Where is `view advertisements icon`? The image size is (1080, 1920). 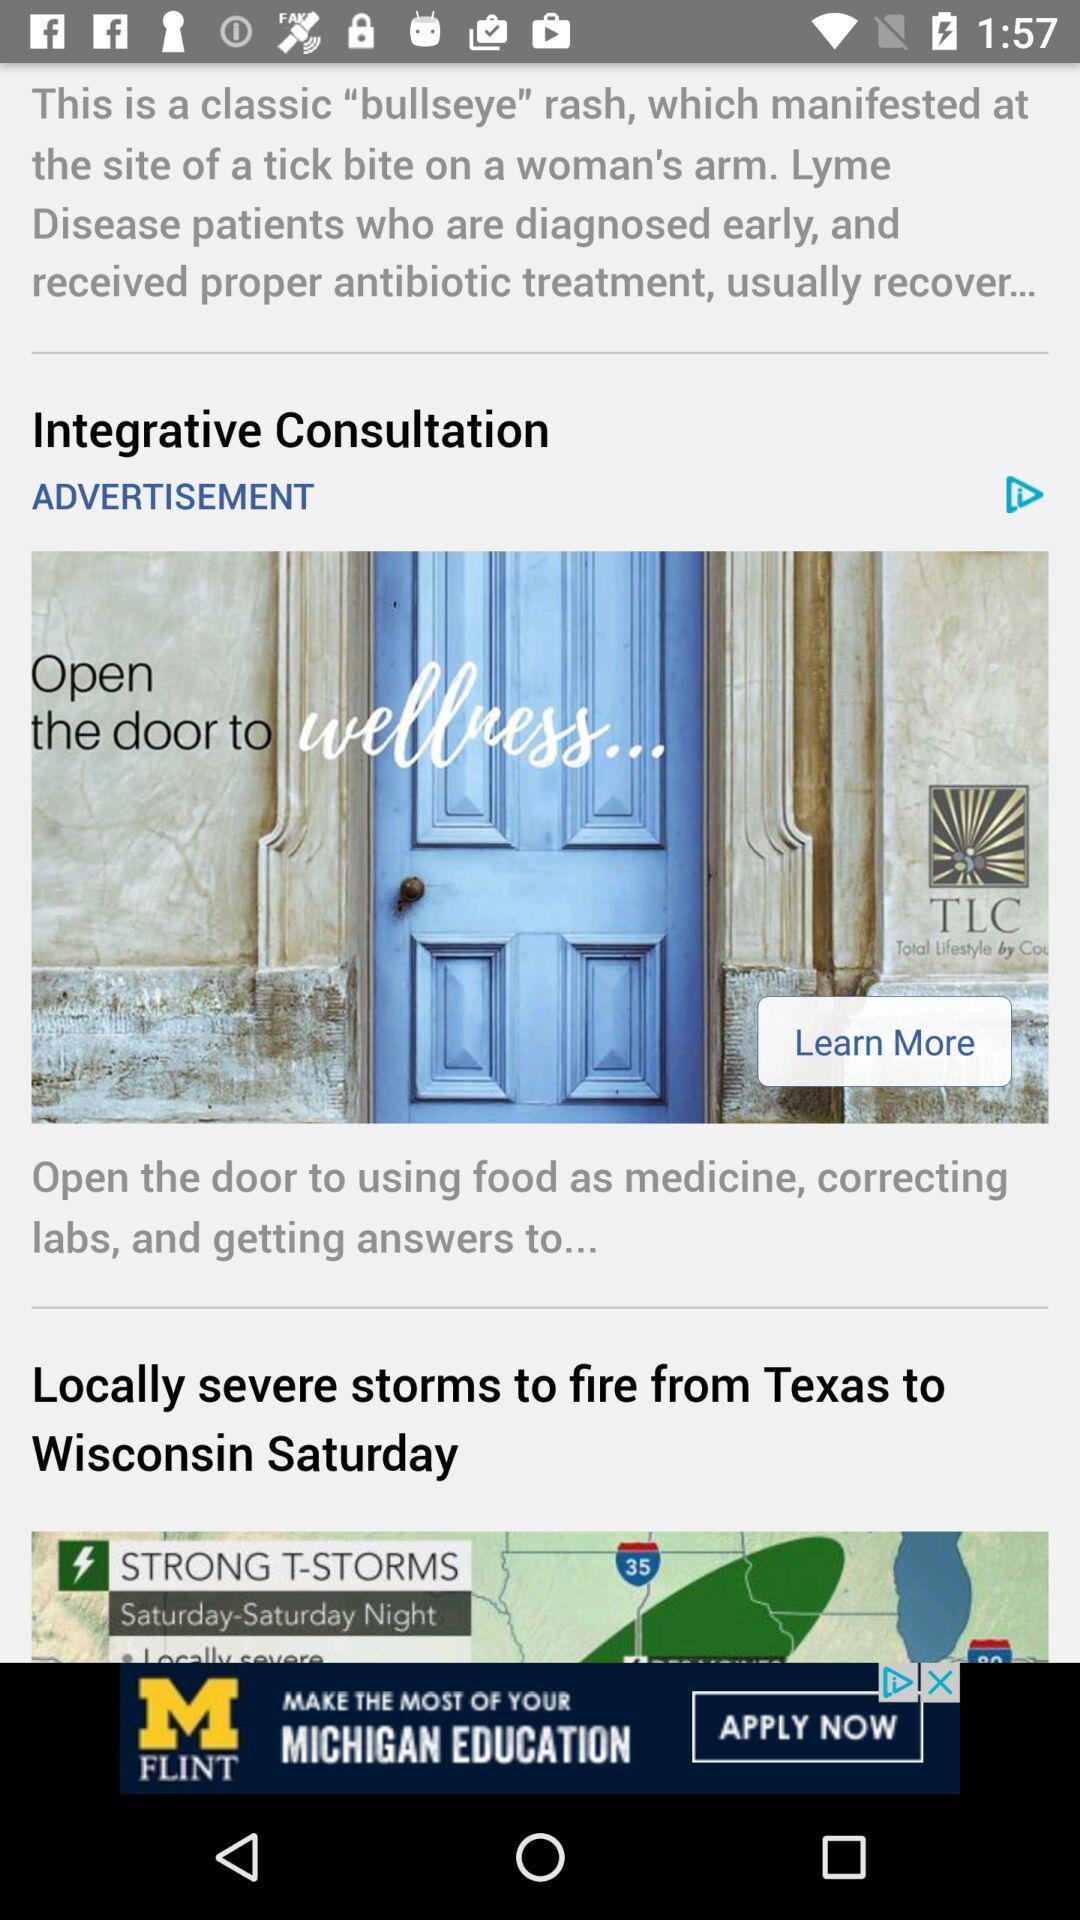 view advertisements icon is located at coordinates (540, 1727).